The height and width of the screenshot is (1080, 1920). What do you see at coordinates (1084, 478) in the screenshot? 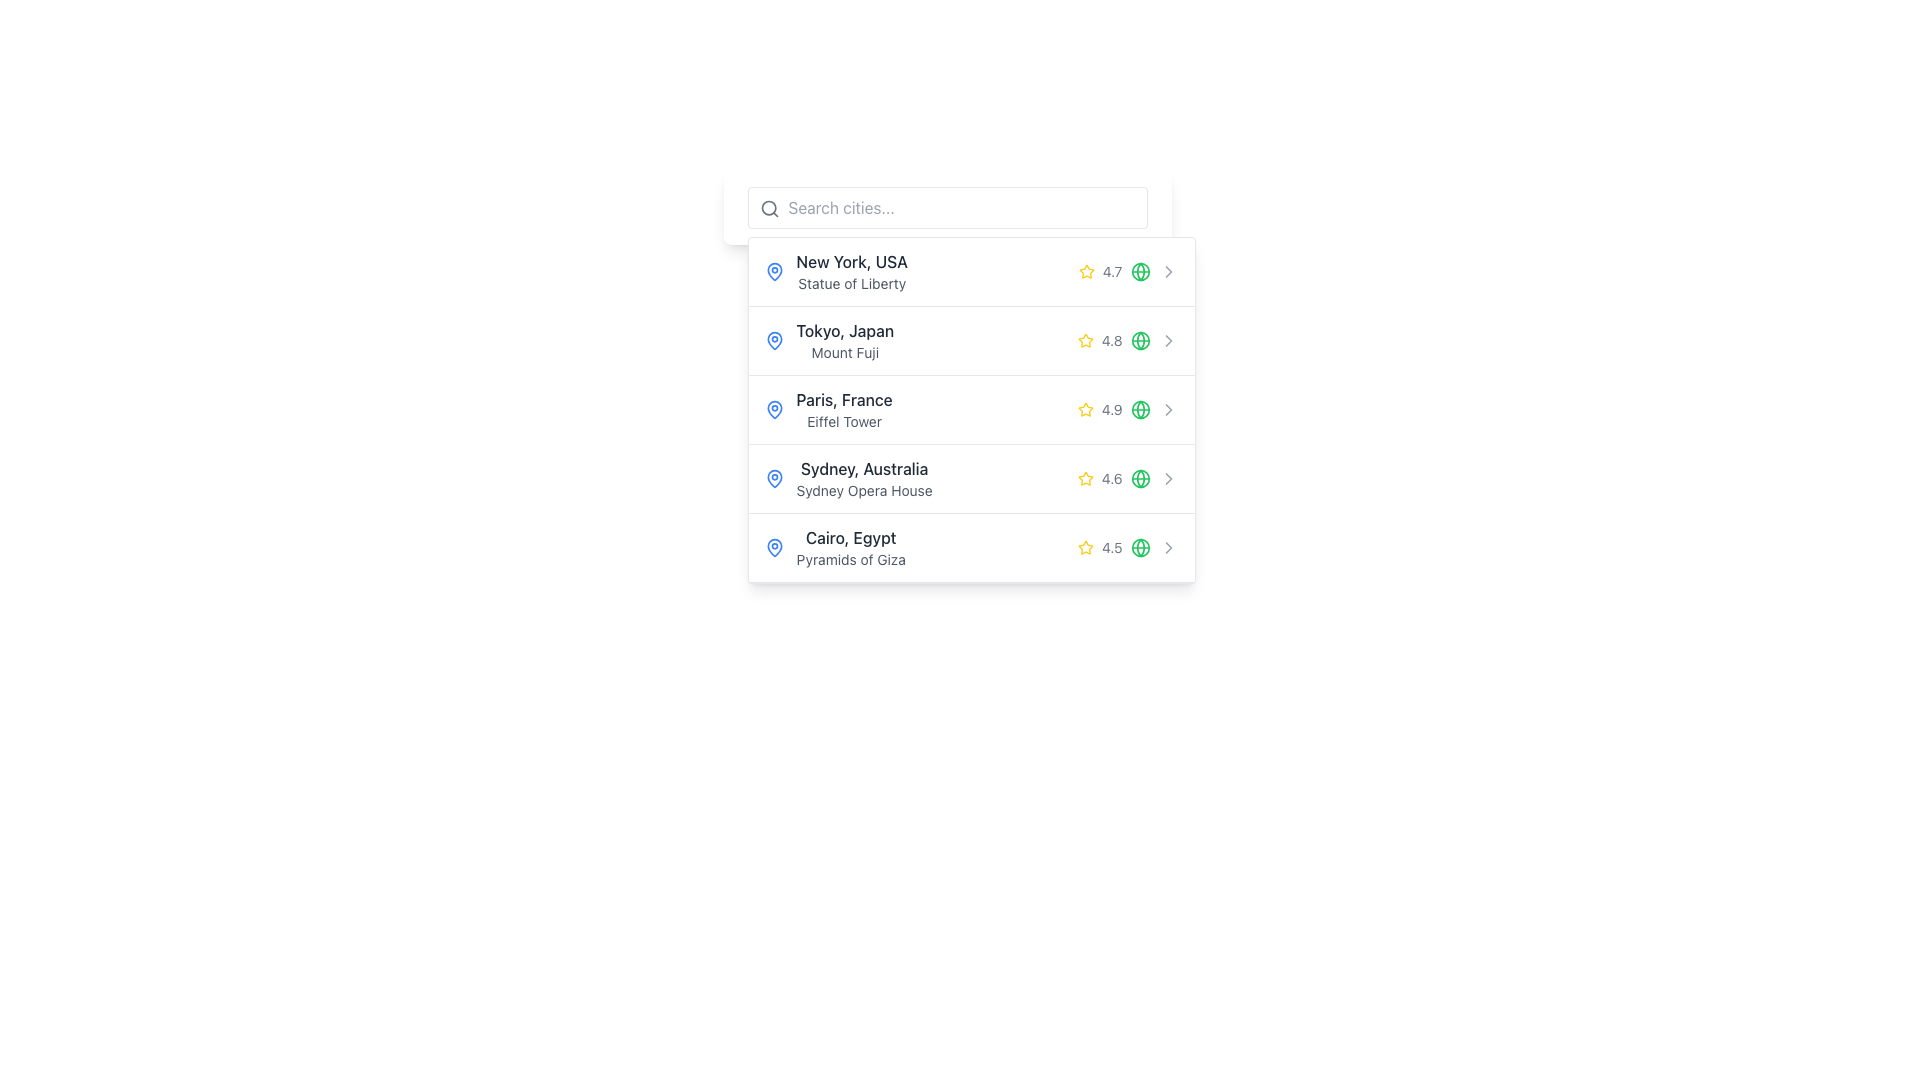
I see `the decorative icon representing a rating feature to the left of the rating value '4.6' for 'Sydney, Australia'` at bounding box center [1084, 478].